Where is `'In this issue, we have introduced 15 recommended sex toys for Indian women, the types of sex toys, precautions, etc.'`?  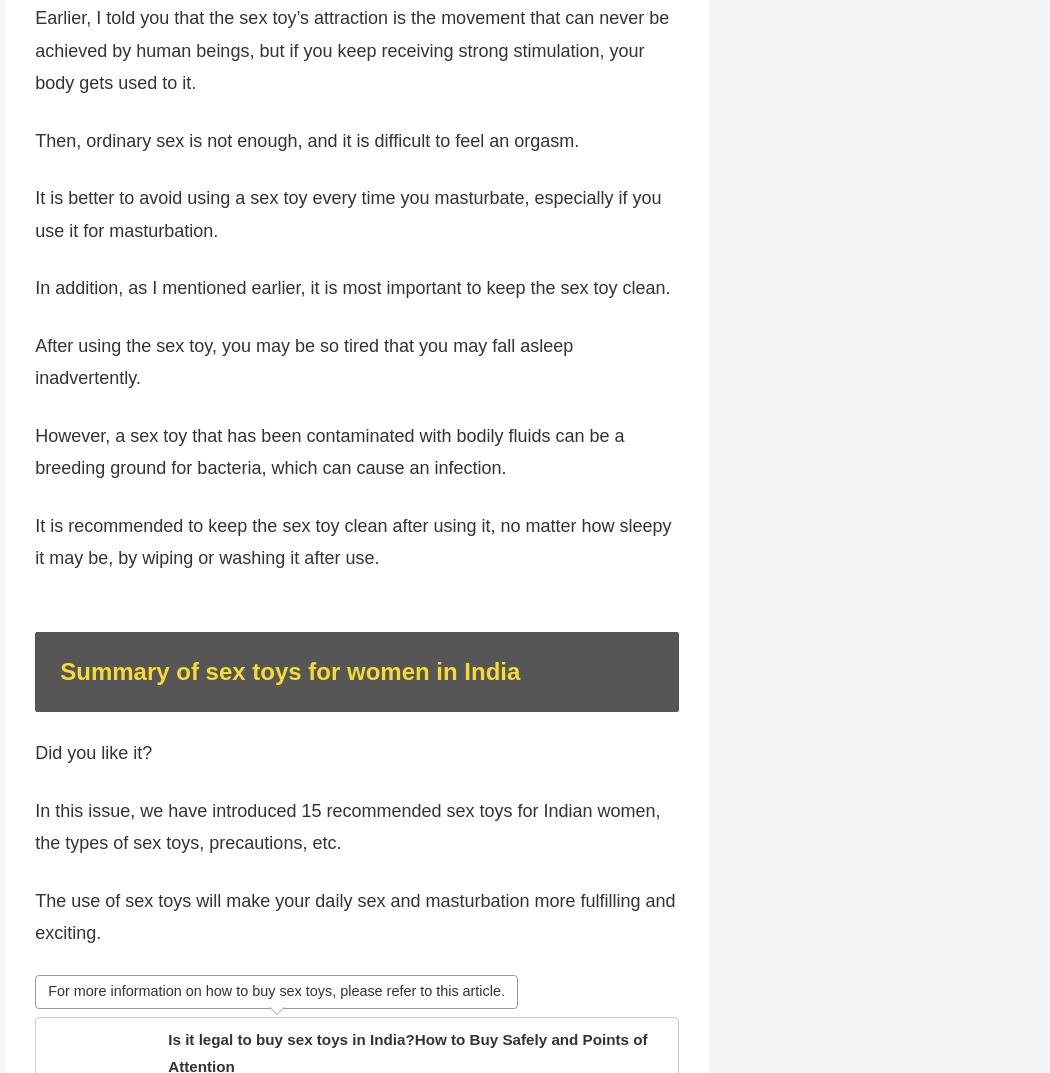
'In this issue, we have introduced 15 recommended sex toys for Indian women, the types of sex toys, precautions, etc.' is located at coordinates (346, 862).